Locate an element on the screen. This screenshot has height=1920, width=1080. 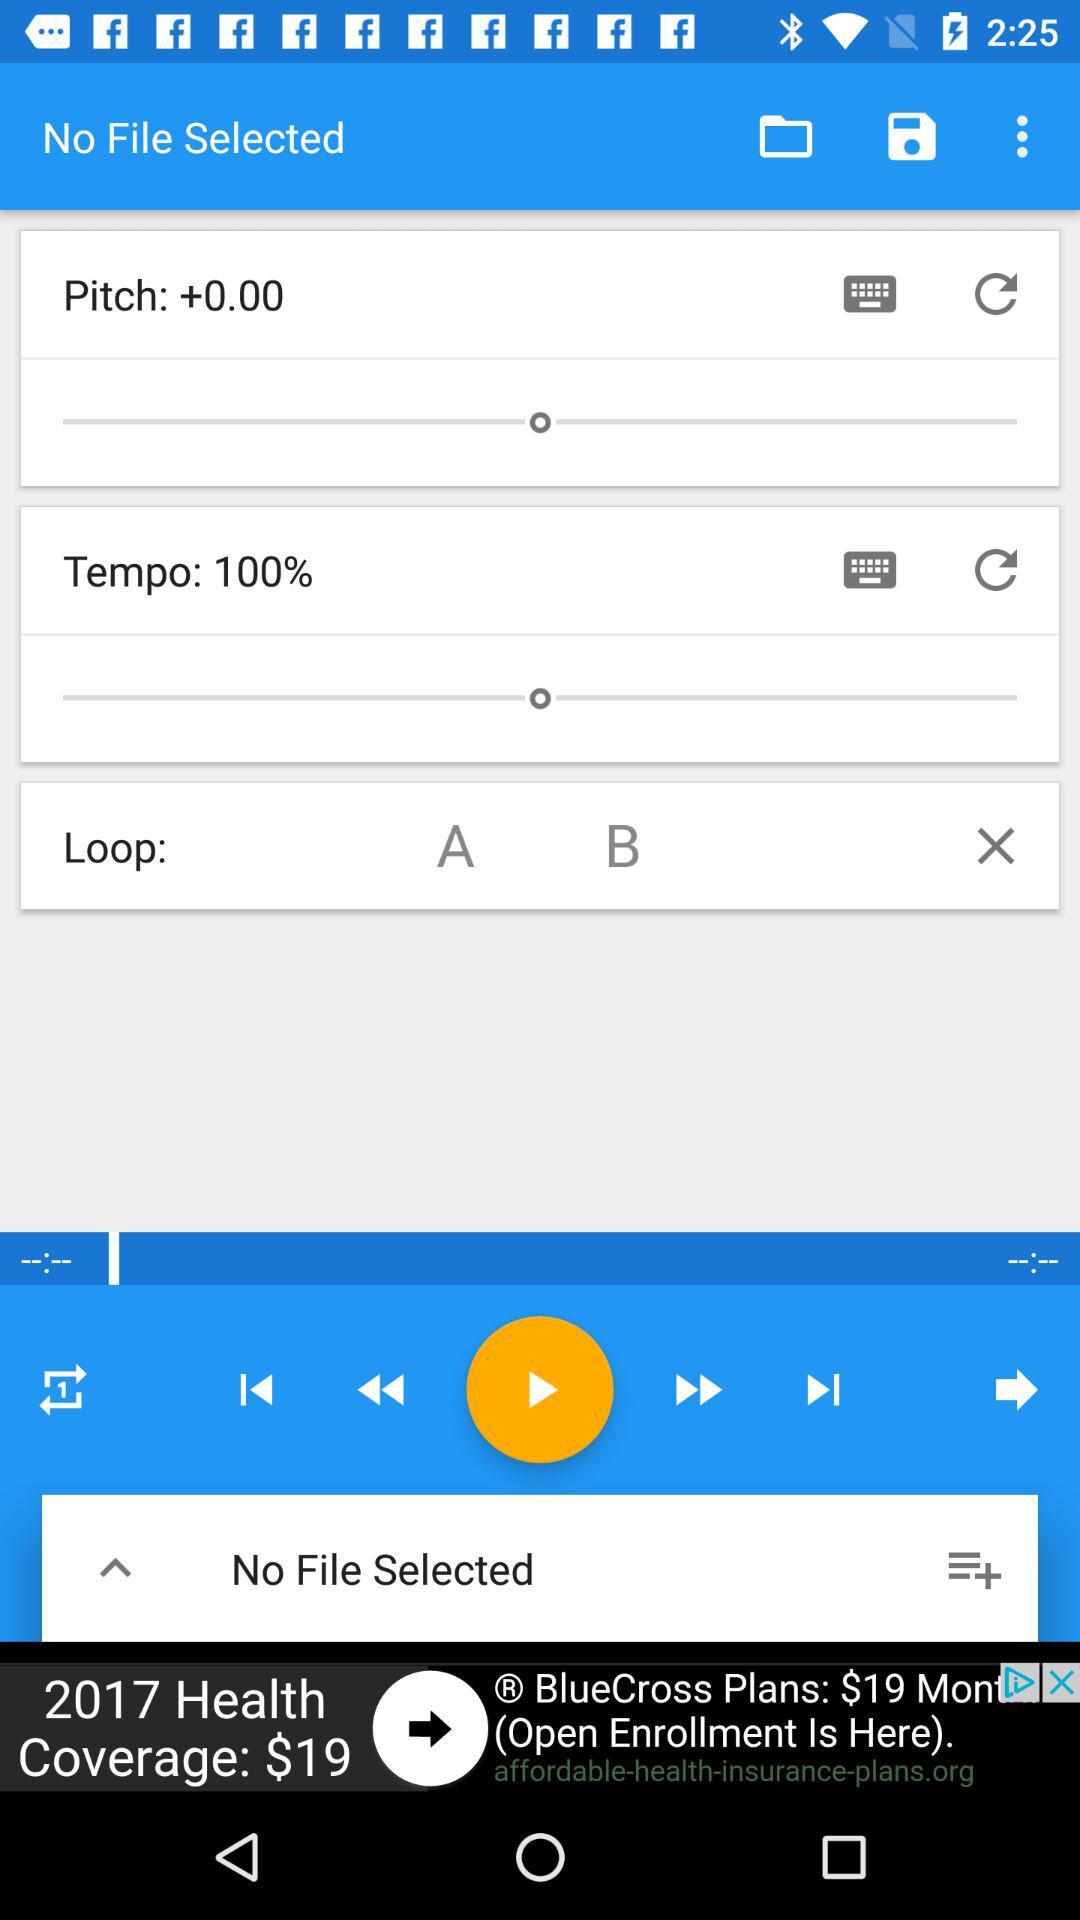
the av_forward icon is located at coordinates (696, 1388).